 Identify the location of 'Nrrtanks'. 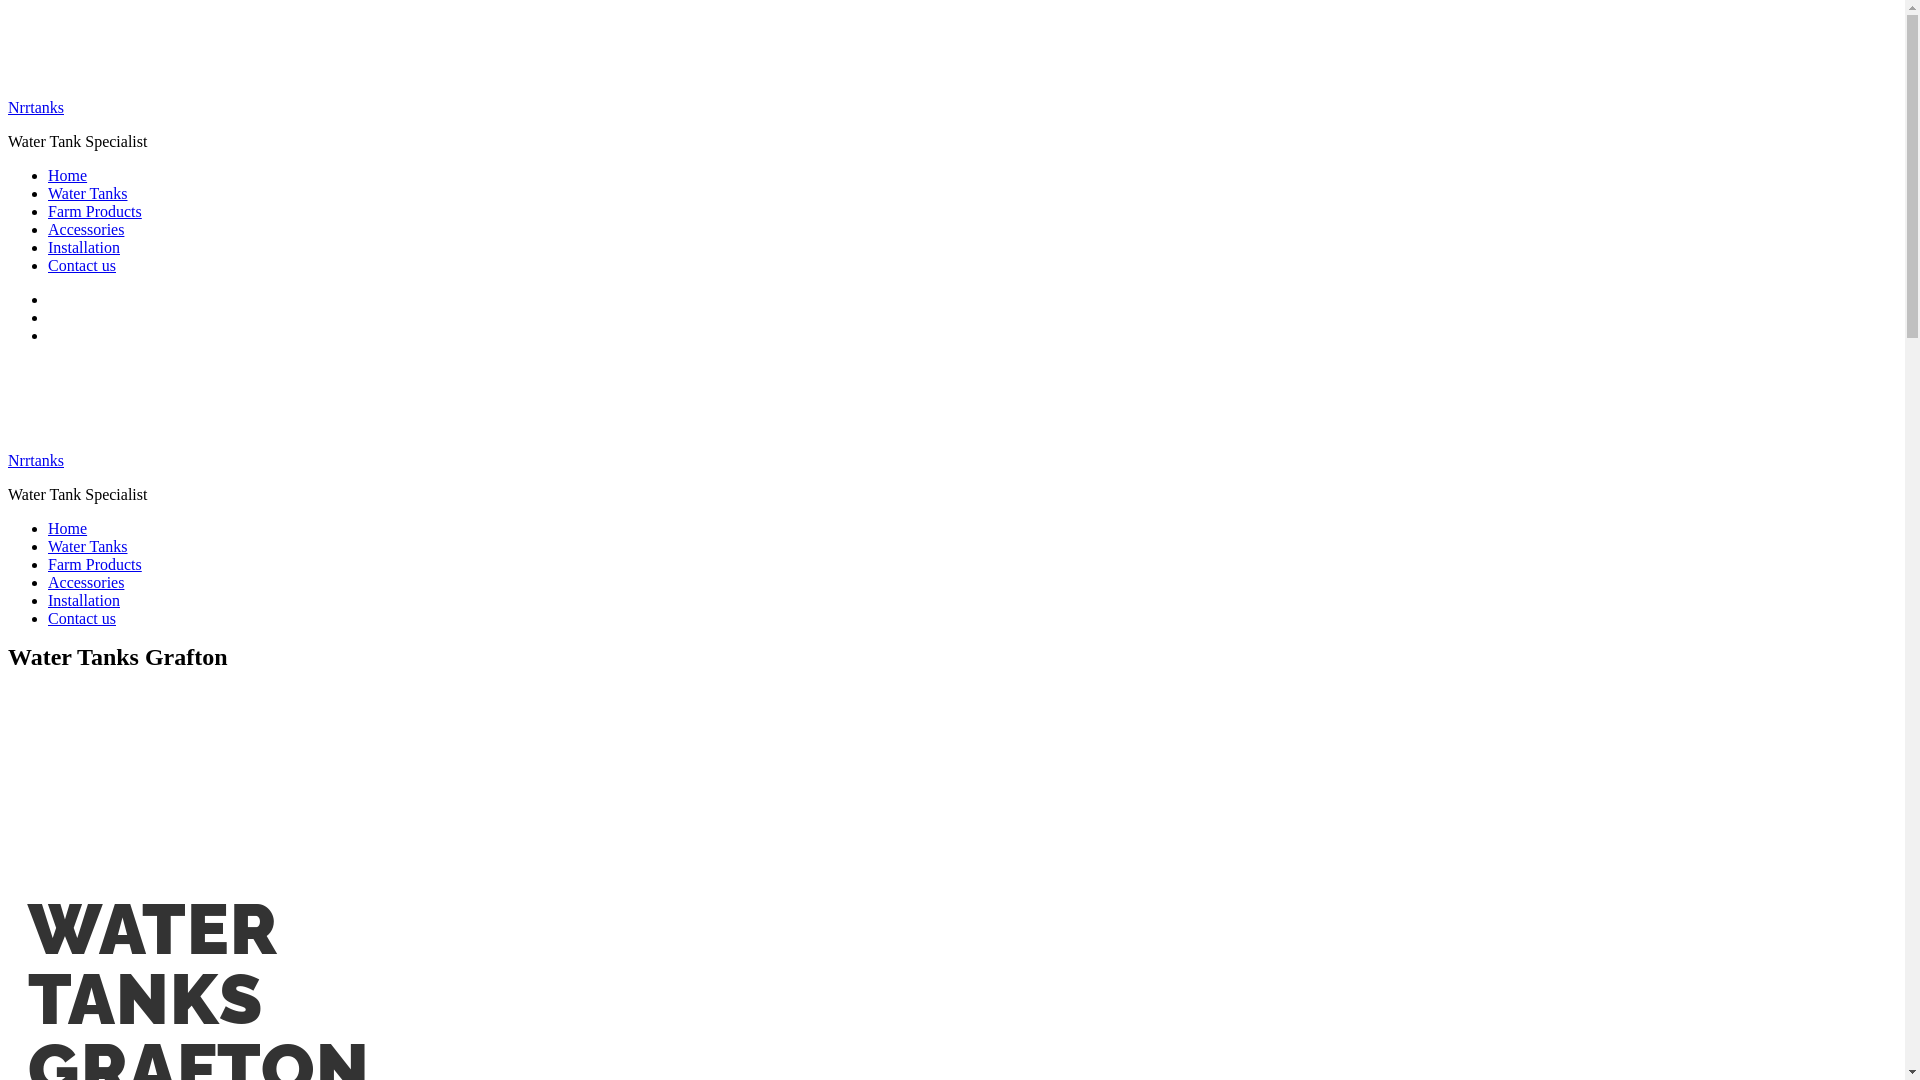
(35, 460).